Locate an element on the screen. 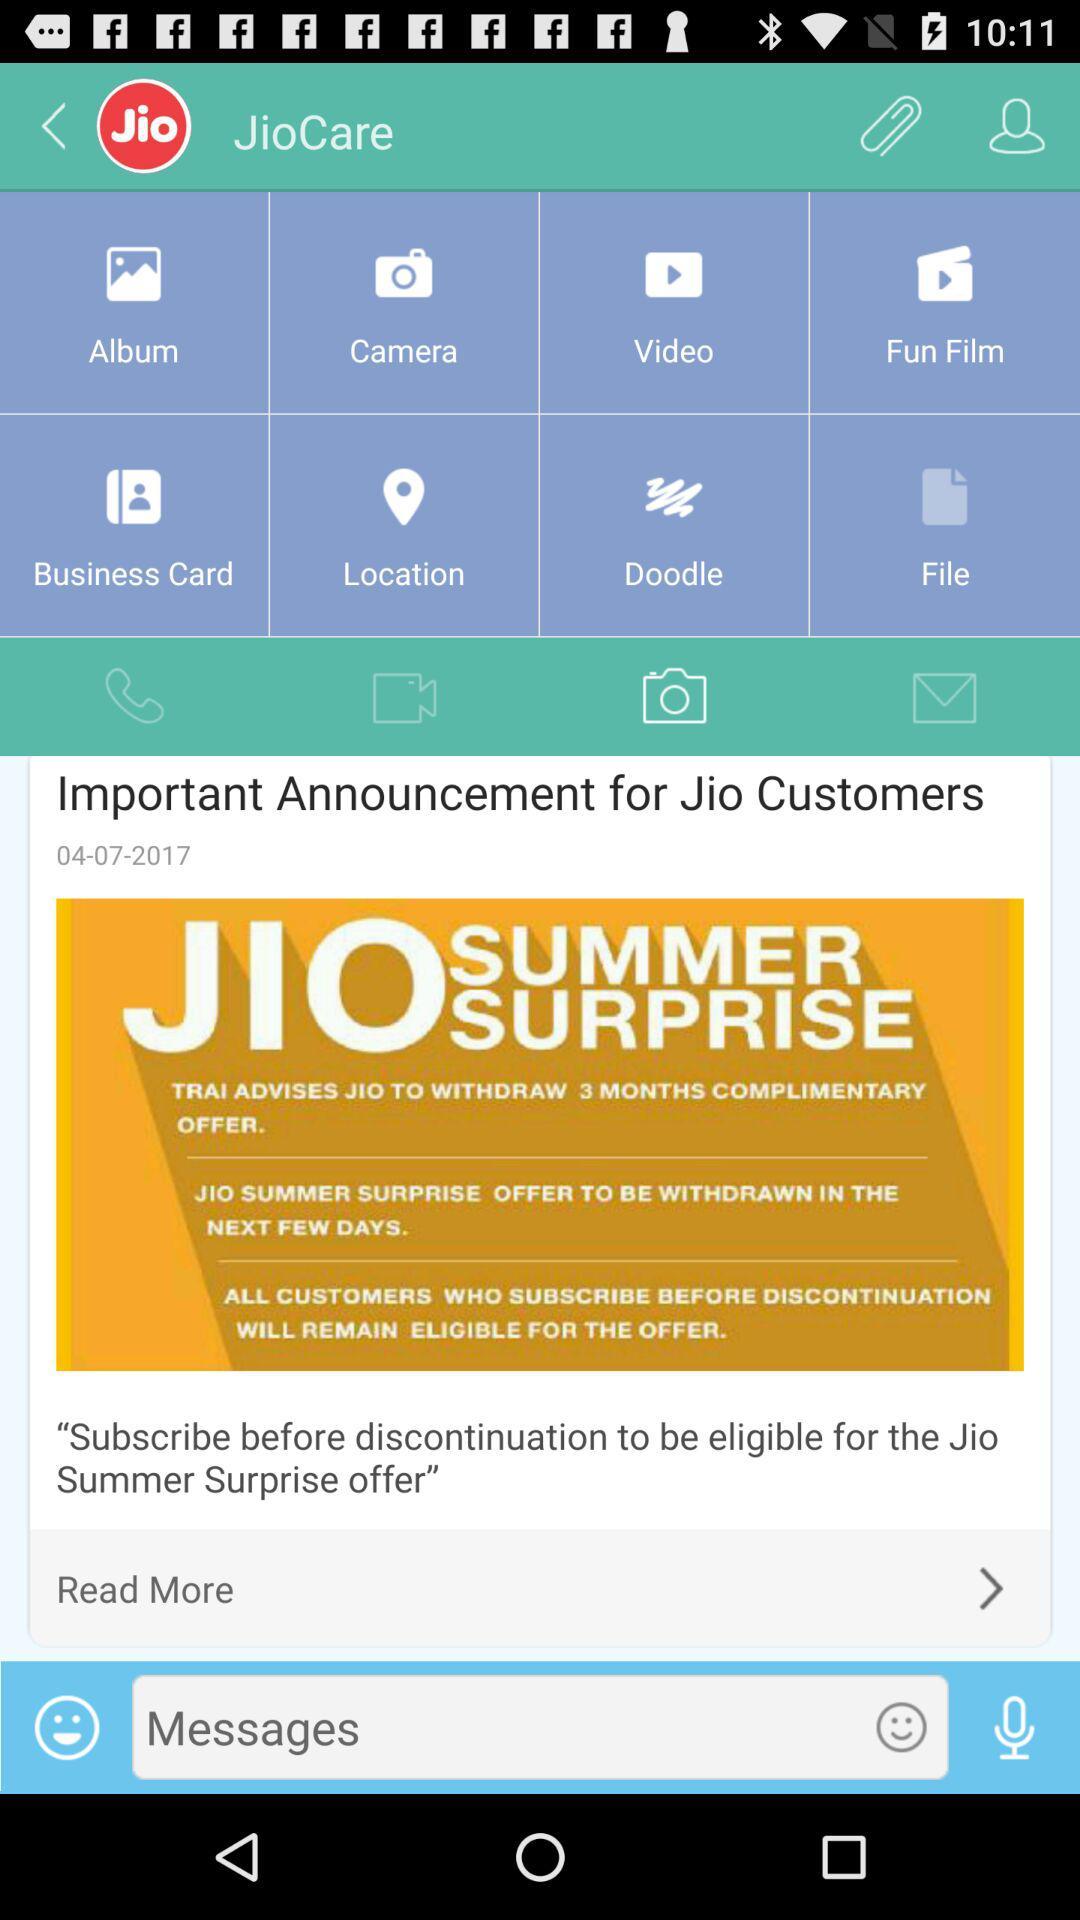  the microphone icon is located at coordinates (1014, 1847).